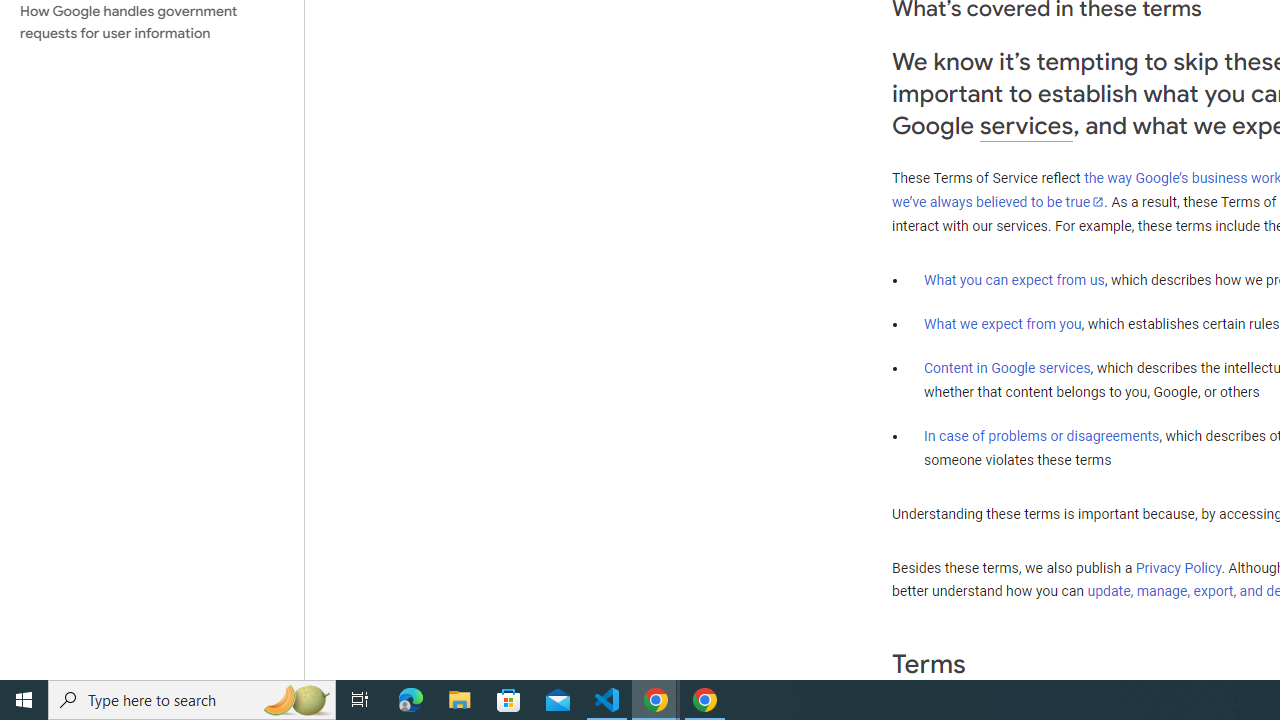 Image resolution: width=1280 pixels, height=720 pixels. Describe the element at coordinates (1014, 279) in the screenshot. I see `'What you can expect from us'` at that location.